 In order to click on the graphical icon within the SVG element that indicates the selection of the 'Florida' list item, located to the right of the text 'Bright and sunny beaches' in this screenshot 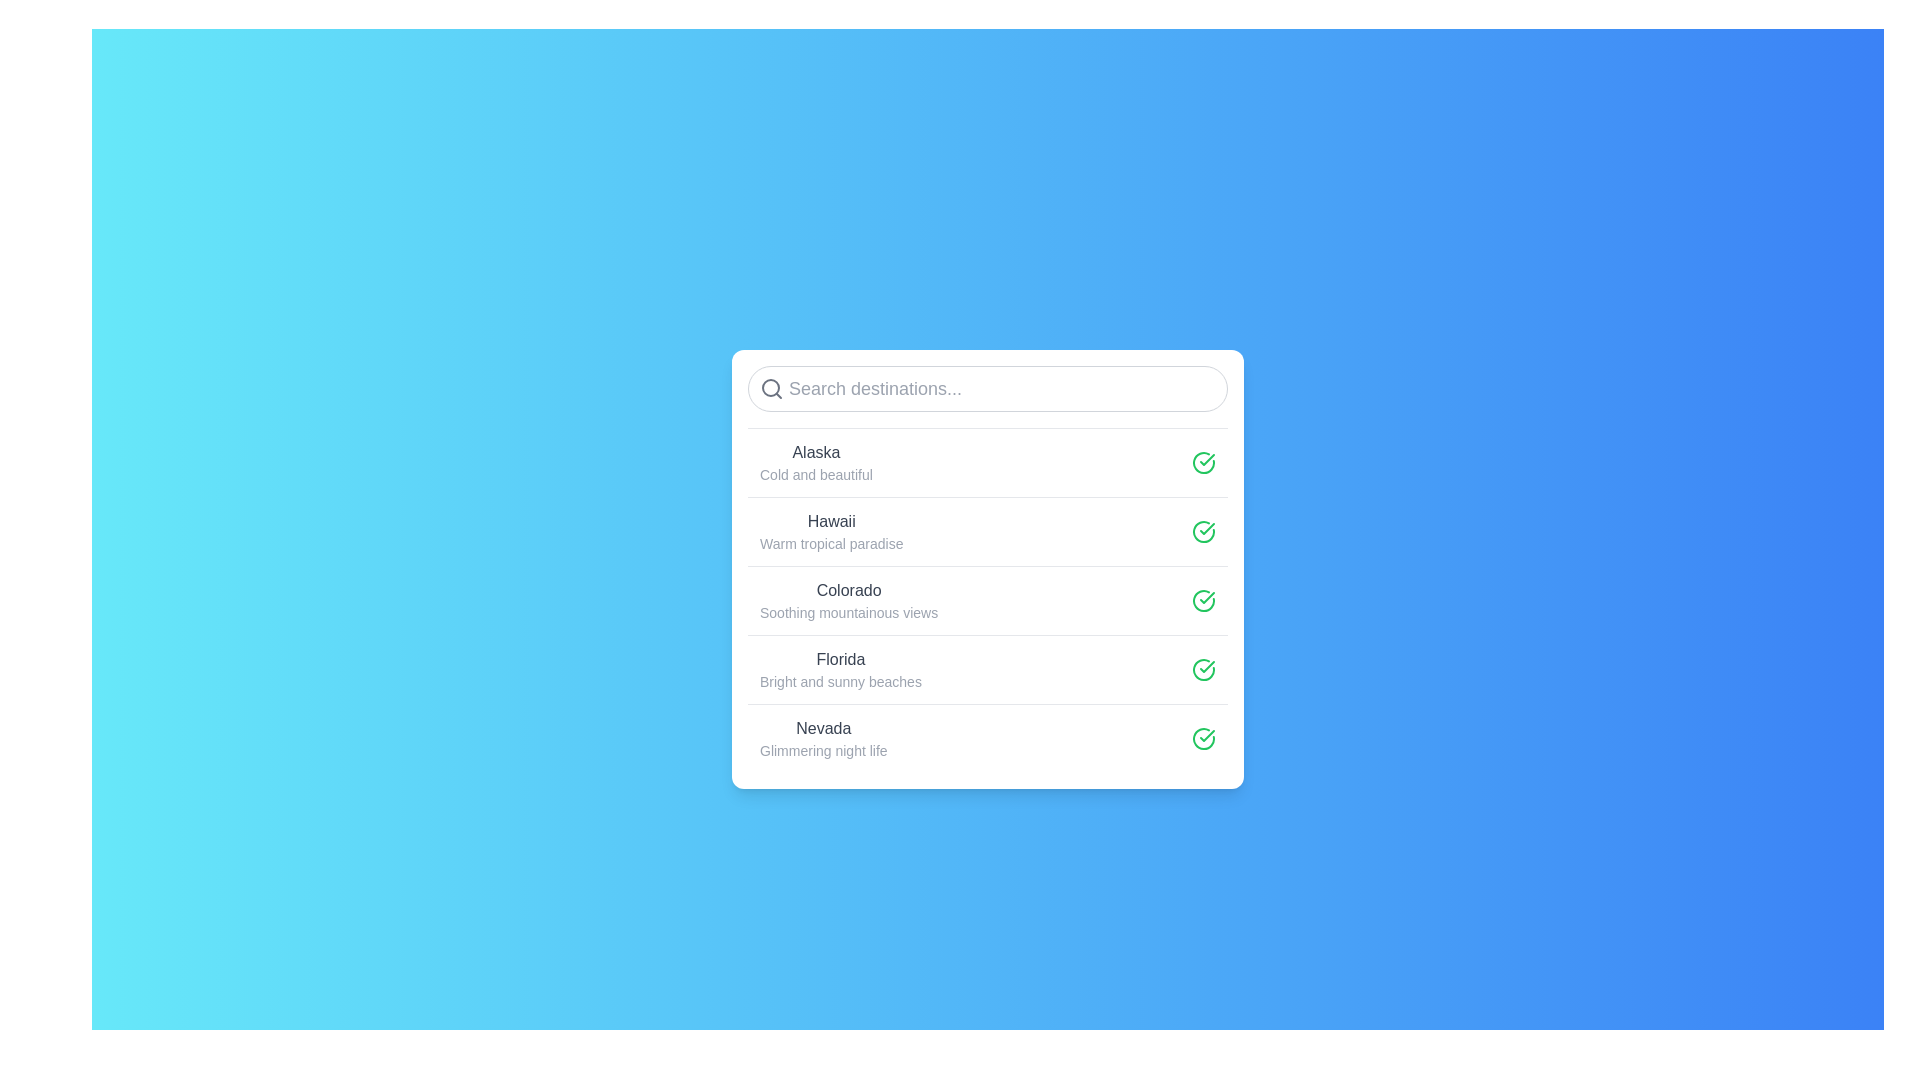, I will do `click(1203, 669)`.